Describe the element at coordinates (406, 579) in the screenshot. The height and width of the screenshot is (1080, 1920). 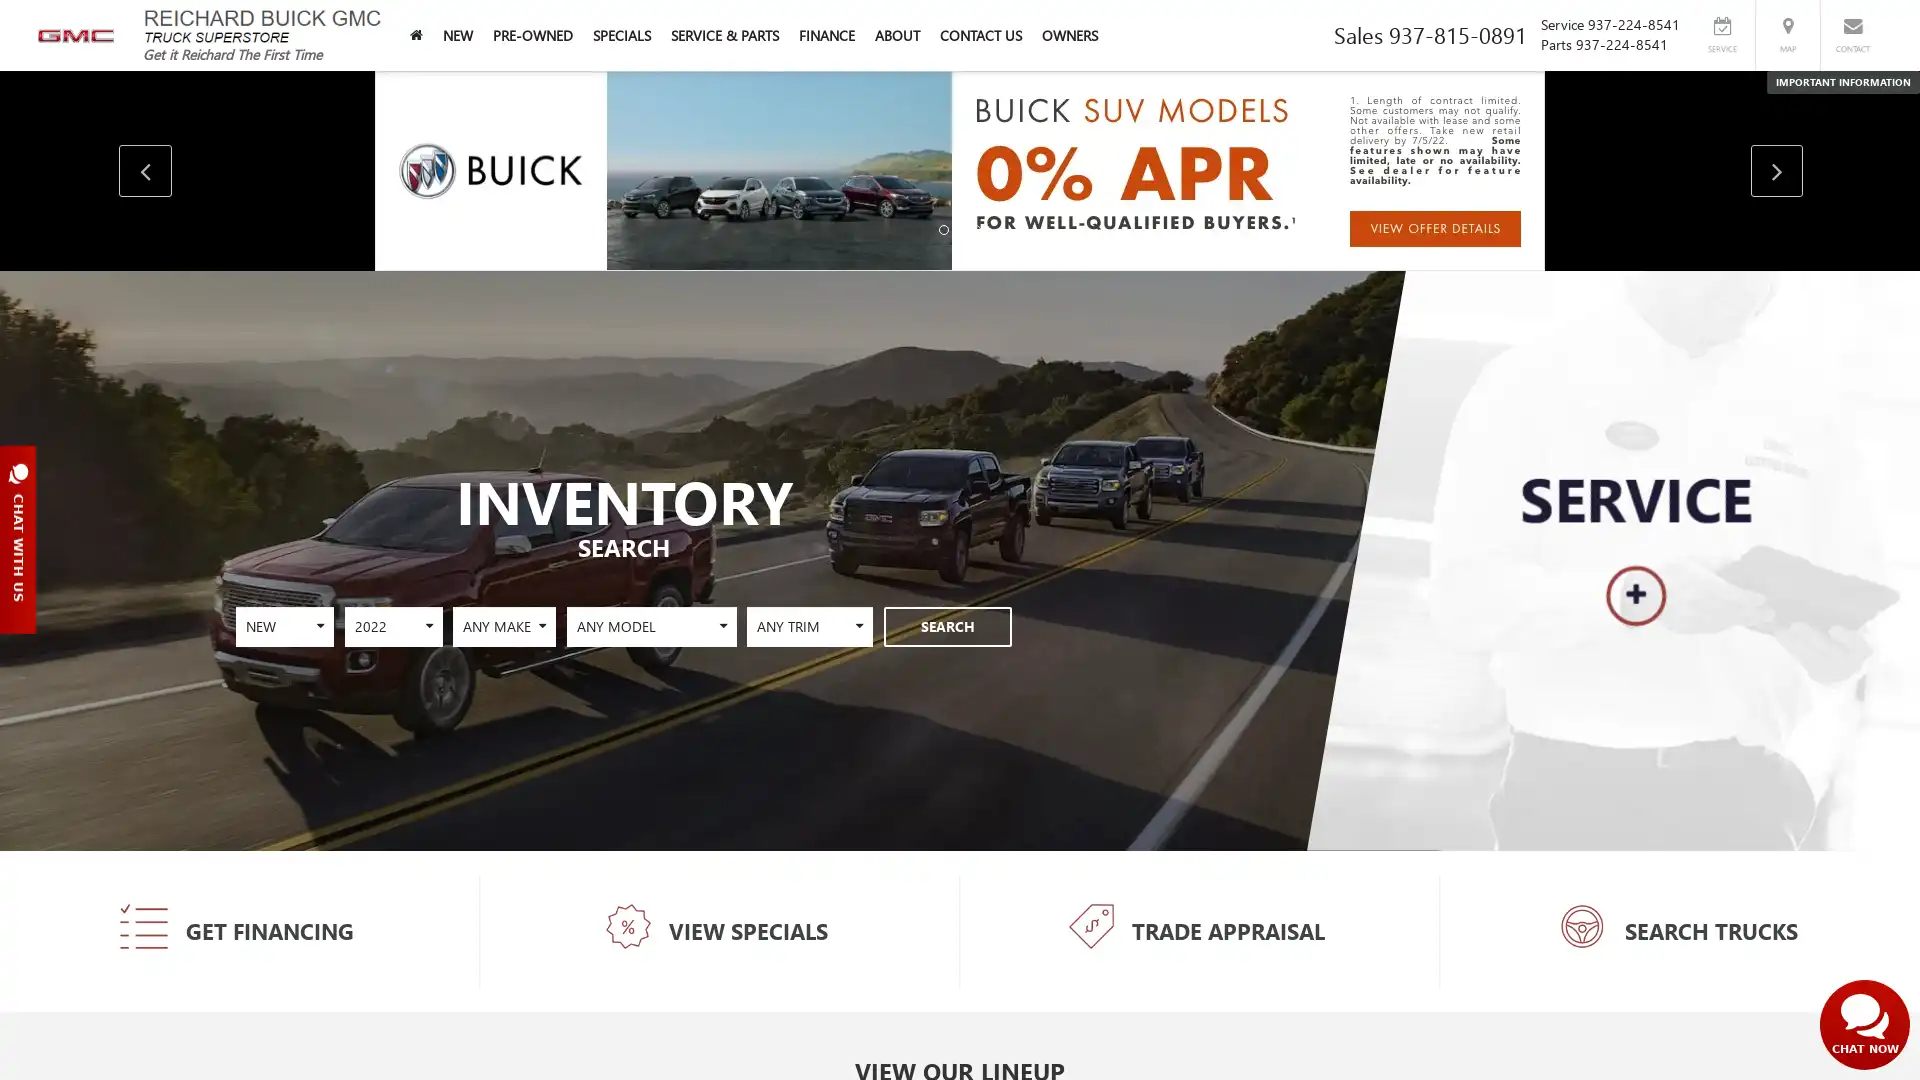
I see `Plus sign More` at that location.